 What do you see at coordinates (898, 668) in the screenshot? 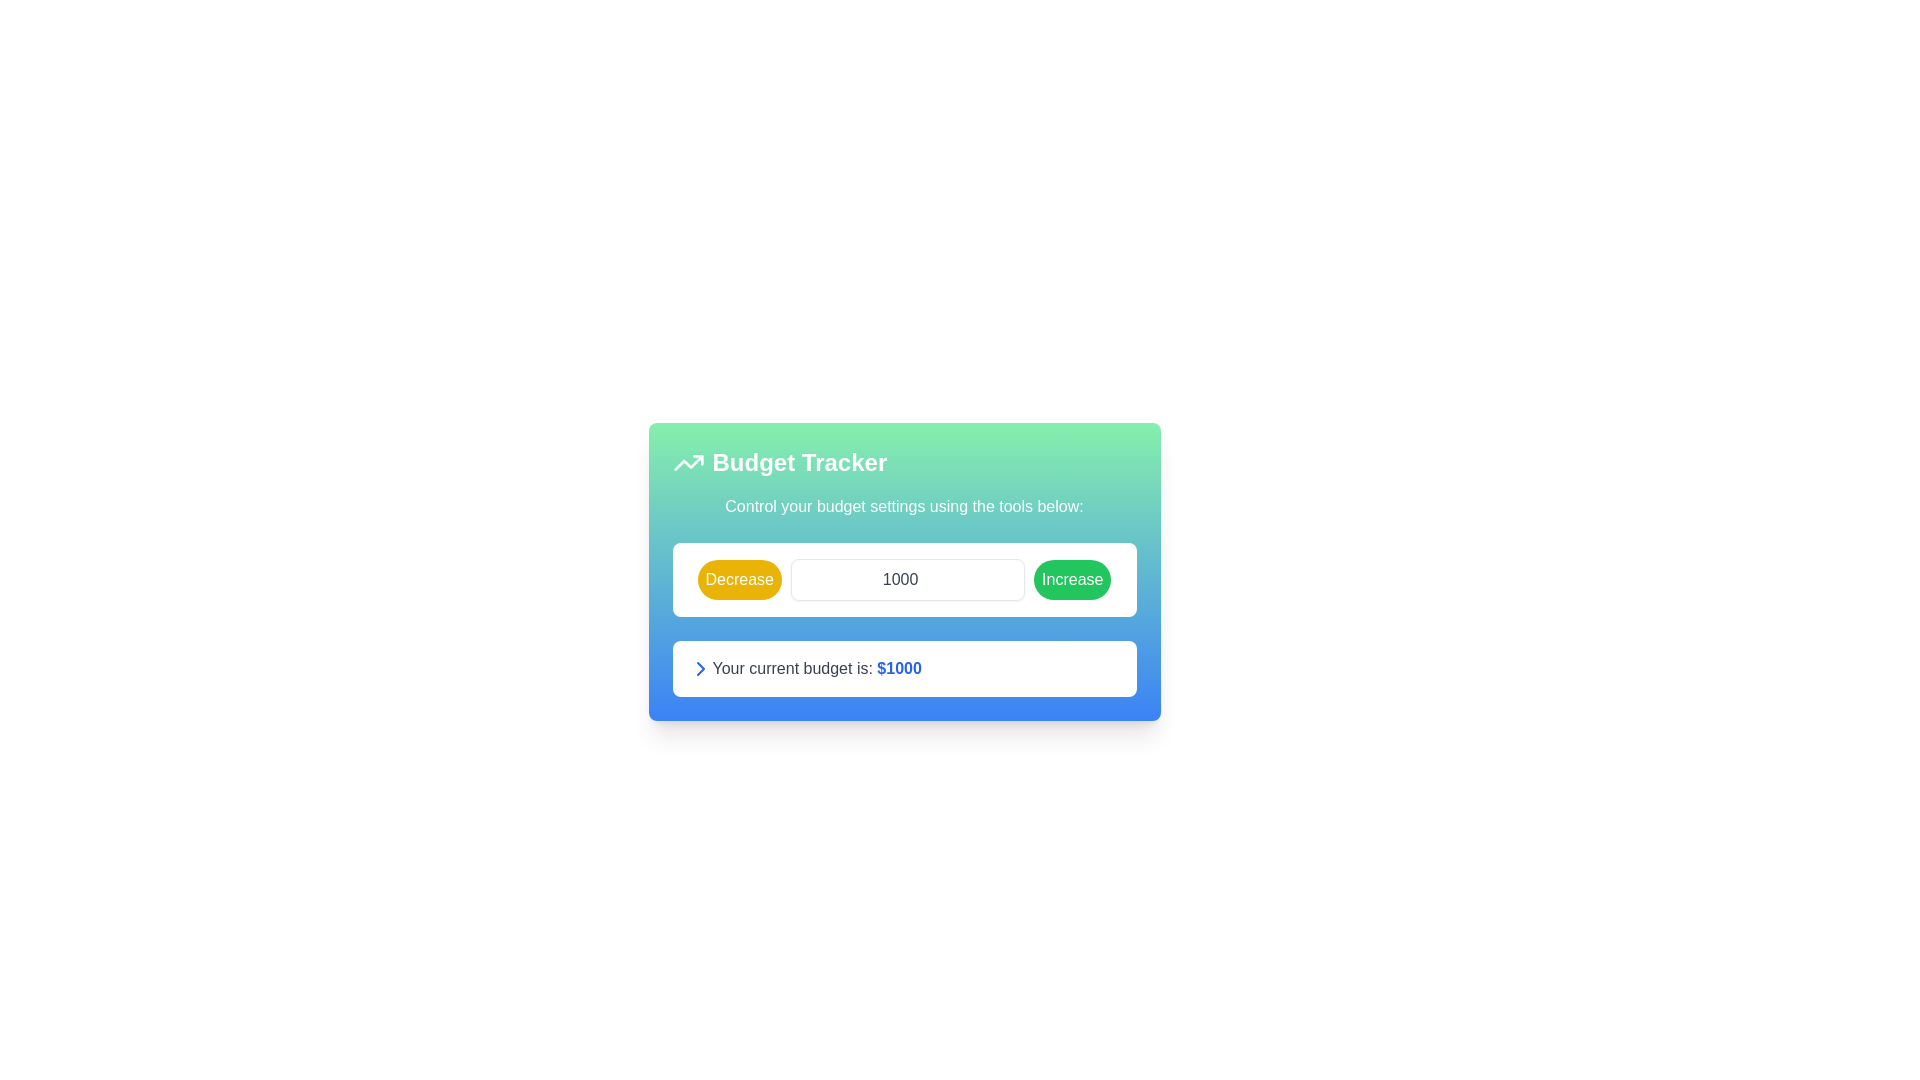
I see `the static text label that displays the current budget value, located at the bottom section of the application interface, aligned with the sentence 'Your current budget is:'` at bounding box center [898, 668].